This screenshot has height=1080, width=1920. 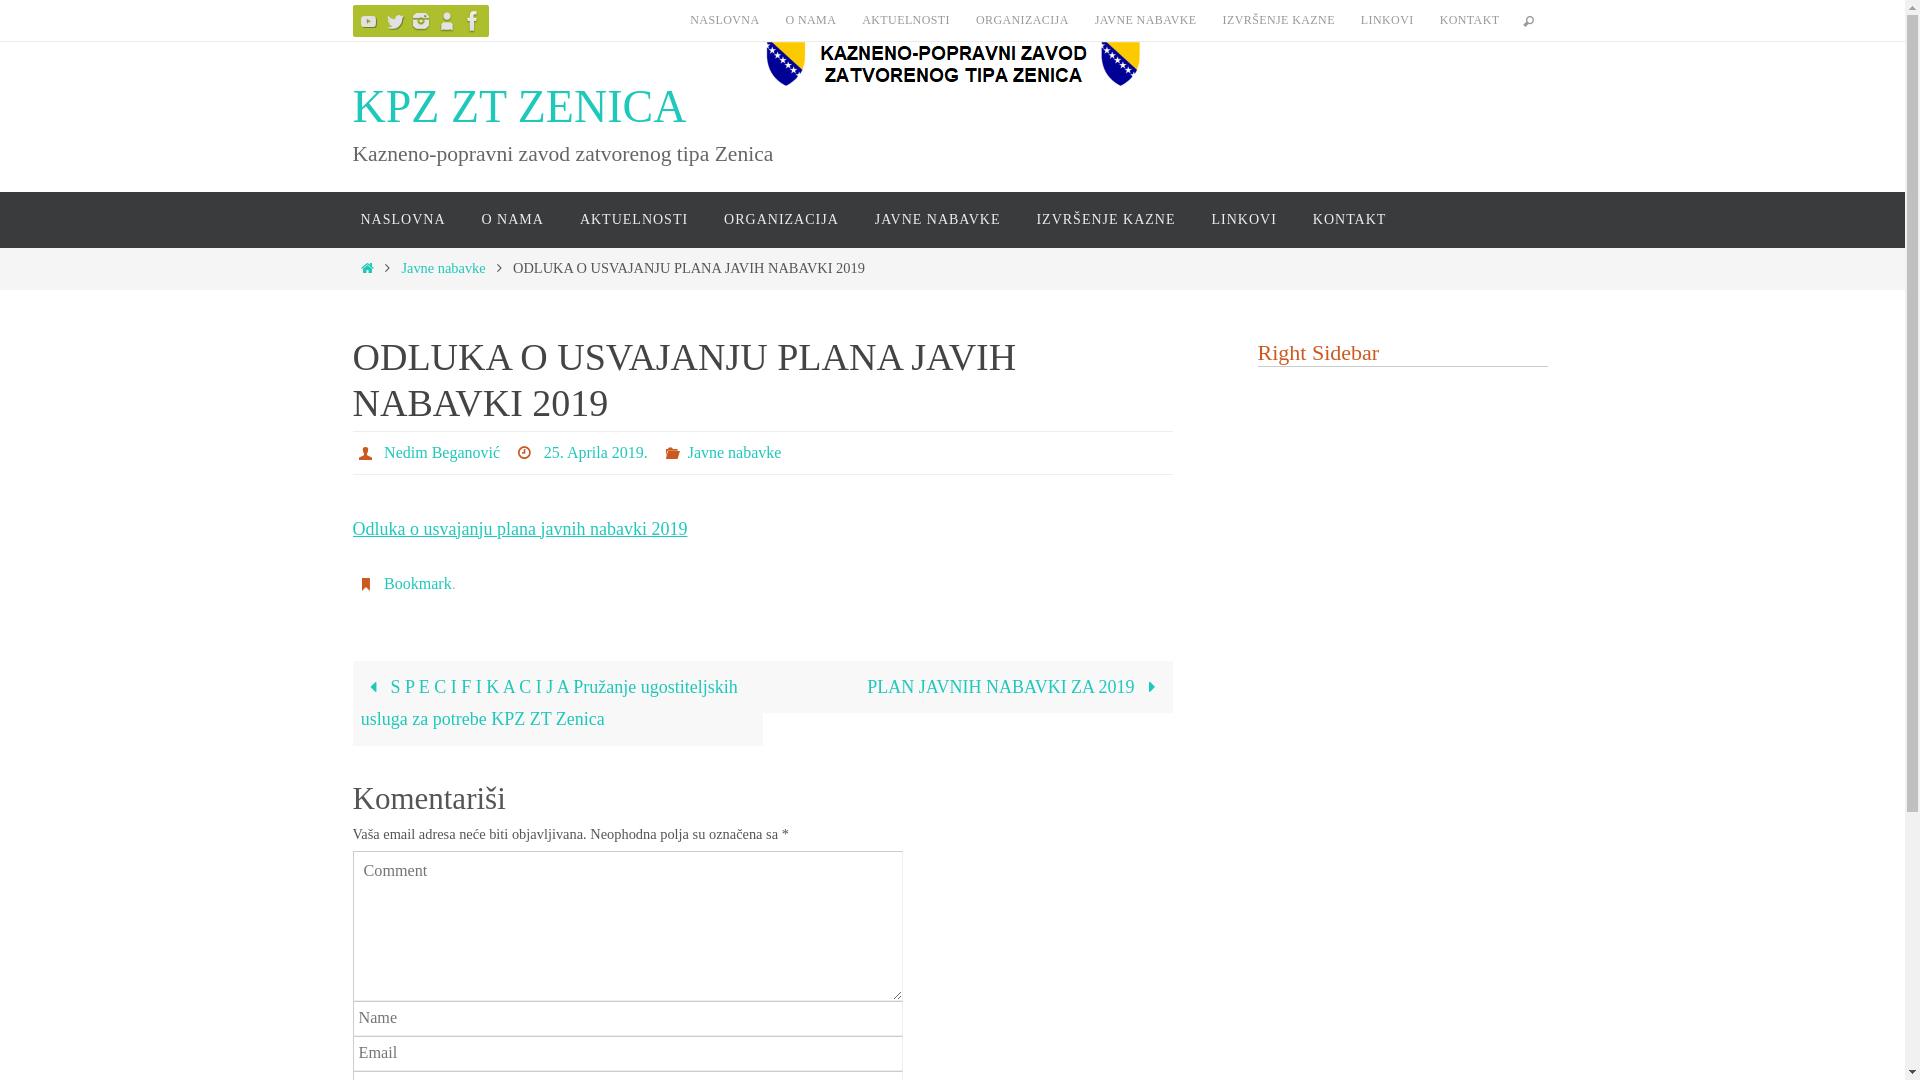 What do you see at coordinates (358, 266) in the screenshot?
I see `'Home'` at bounding box center [358, 266].